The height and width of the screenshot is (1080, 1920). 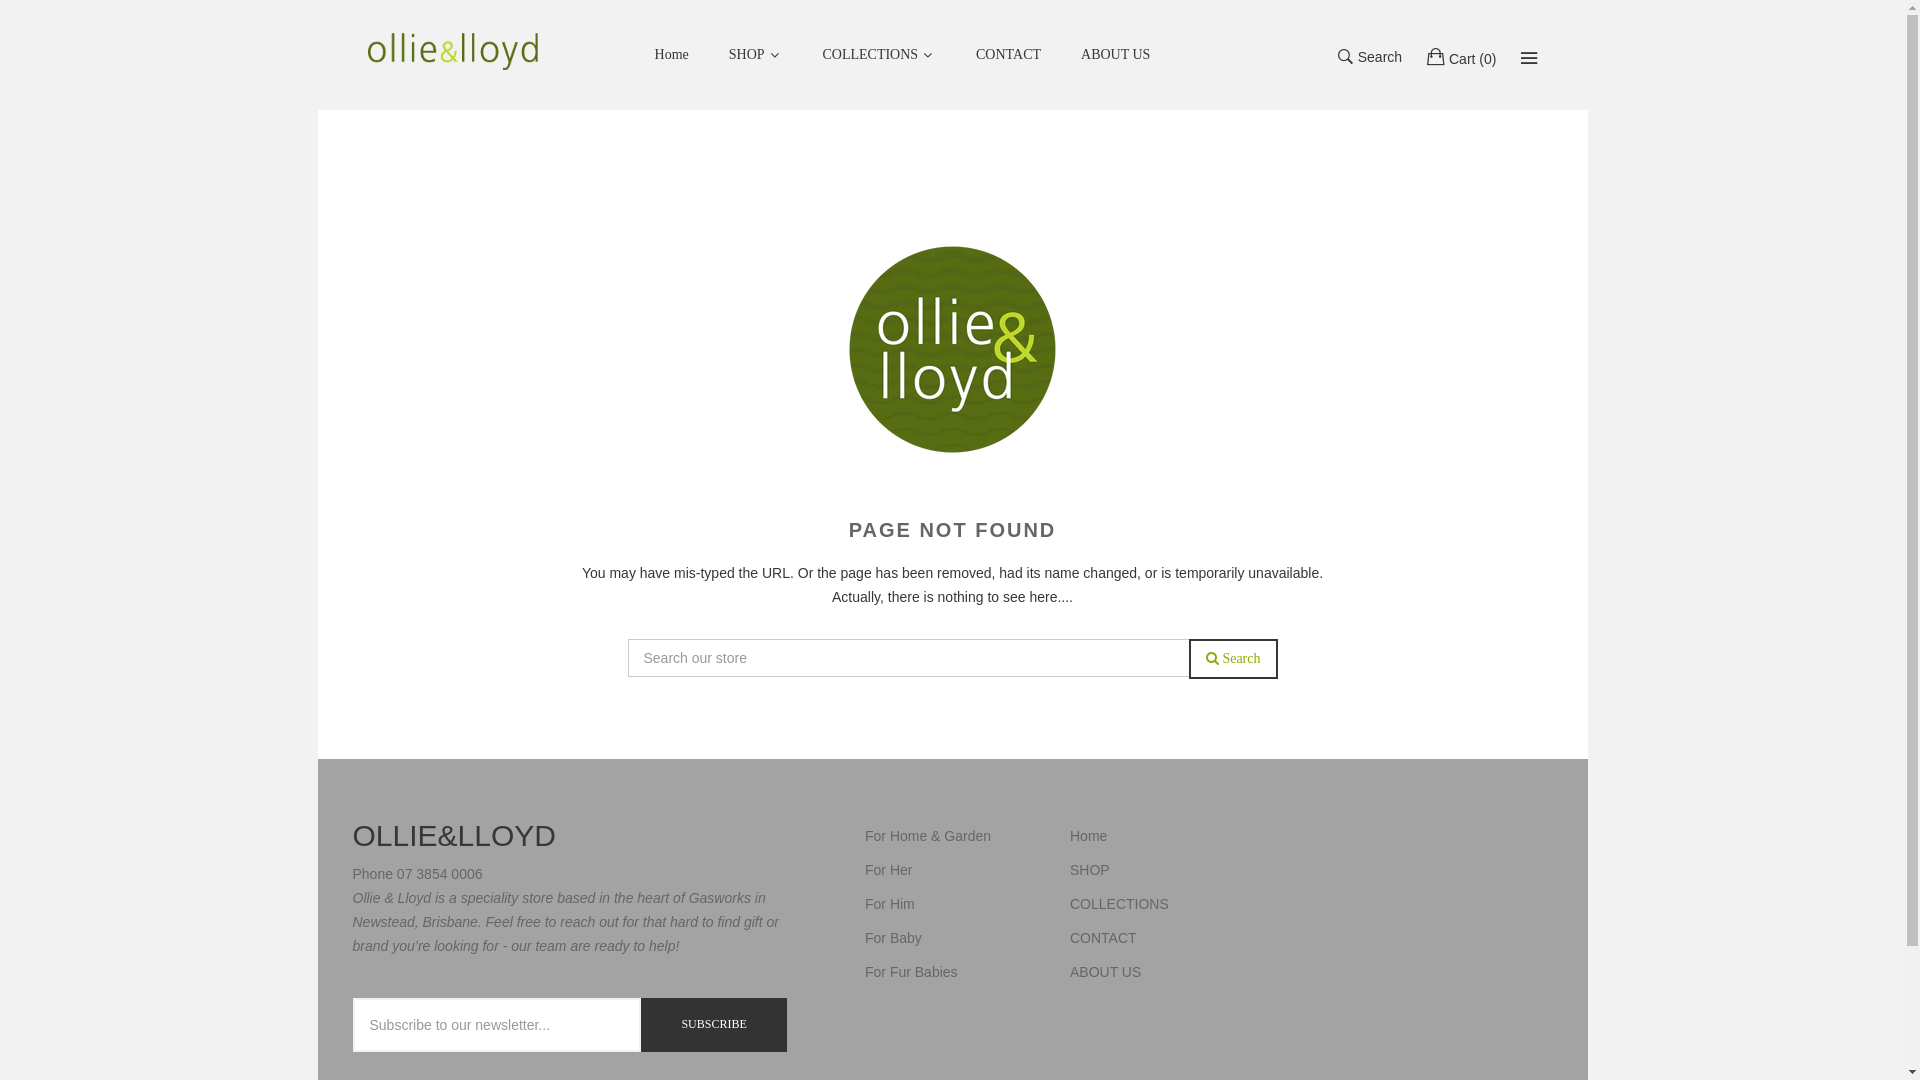 What do you see at coordinates (887, 869) in the screenshot?
I see `'For Her'` at bounding box center [887, 869].